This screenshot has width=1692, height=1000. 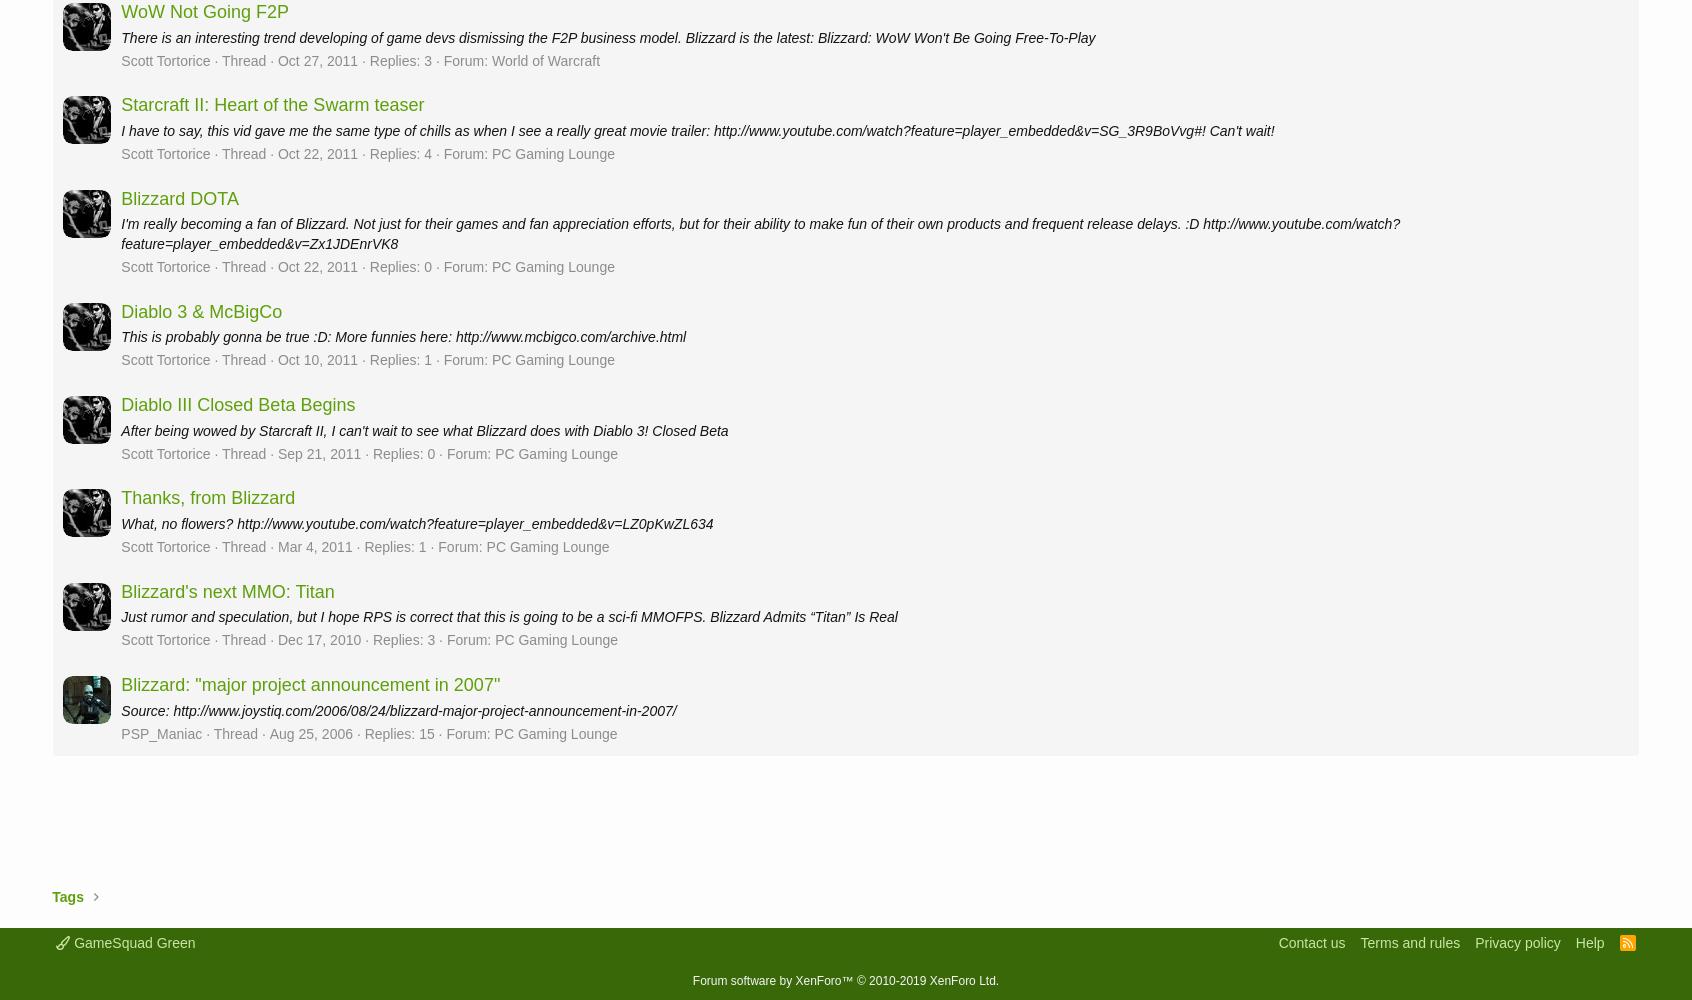 I want to click on 'There is an interesting trend developing of game devs dismissing the F2P business model.  Blizzard is the latest:

Blizzard: WoW Won't Be Going Free-To-Play', so click(x=606, y=37).